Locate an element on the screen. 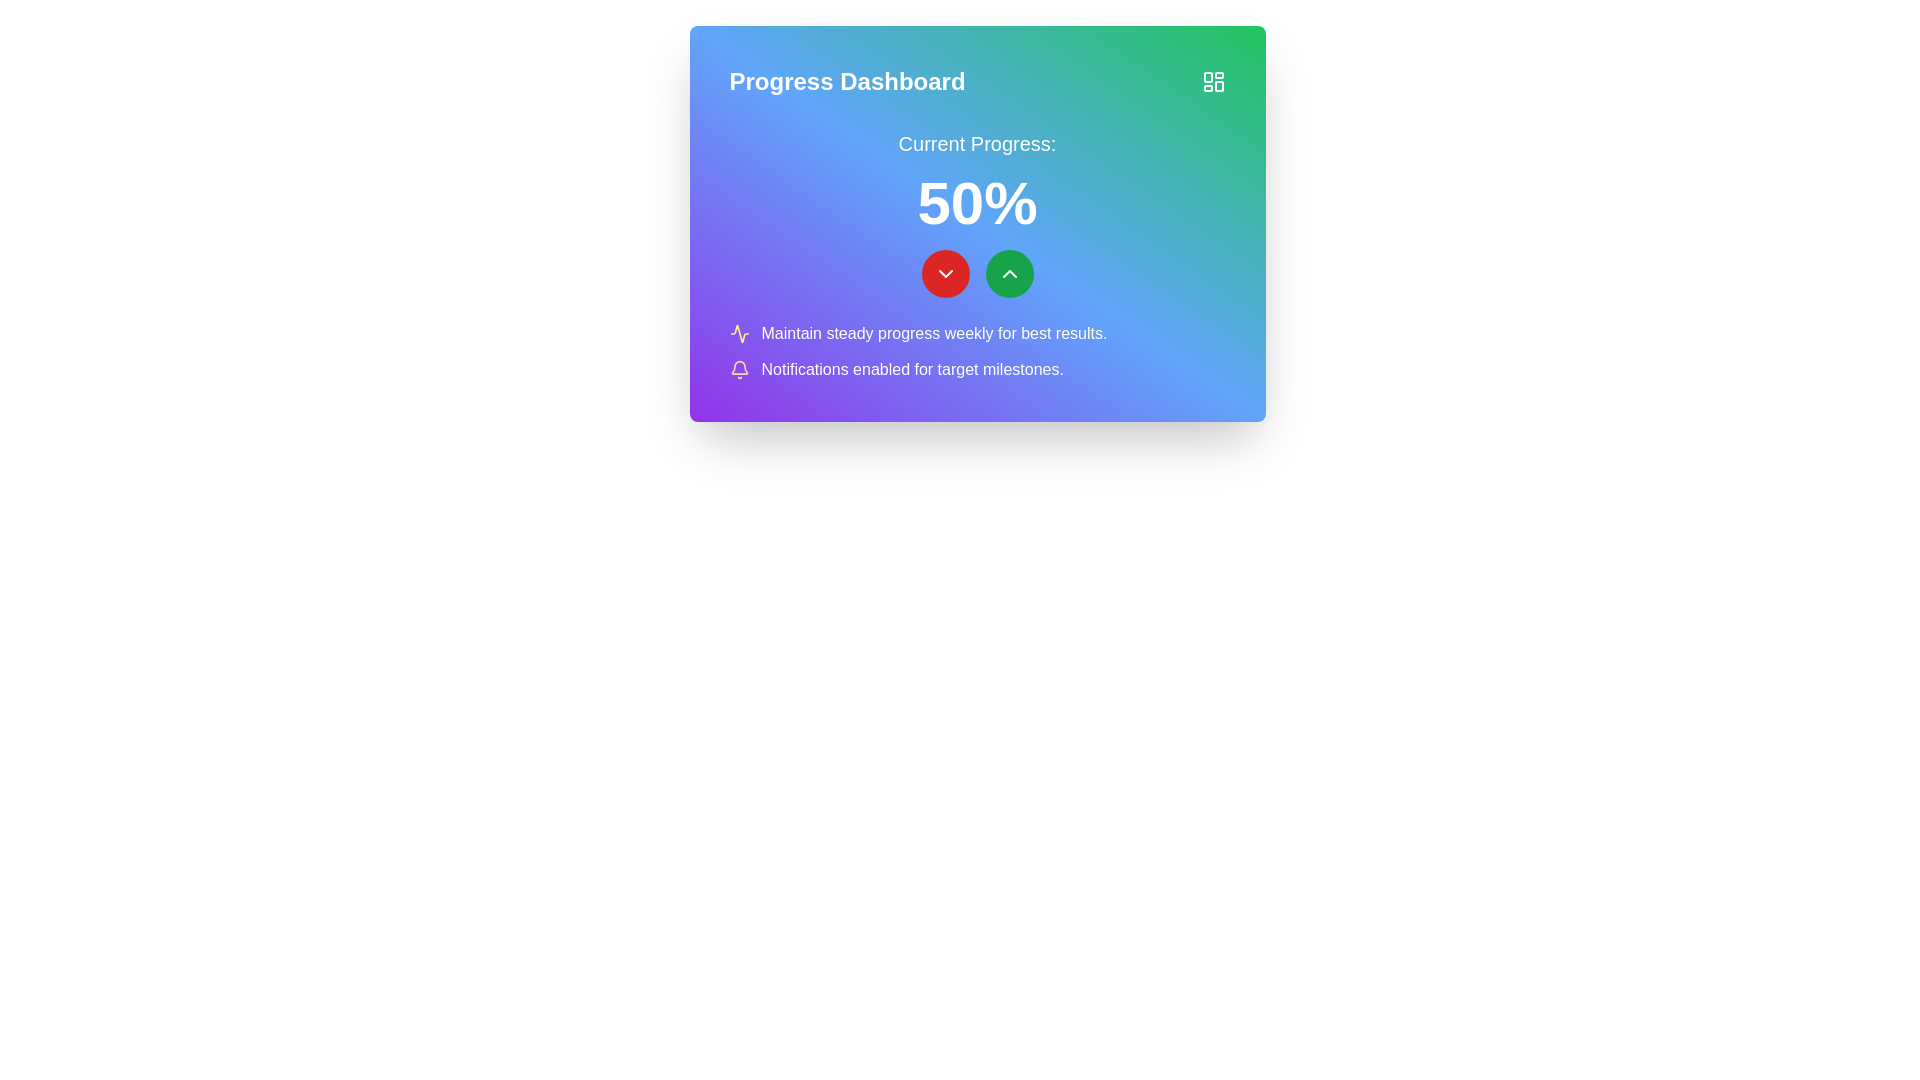  the informational icon located below the message 'Maintain steady progress weekly for best results' to interact with it, as it conveys that notifications are enabled for important milestones is located at coordinates (977, 370).